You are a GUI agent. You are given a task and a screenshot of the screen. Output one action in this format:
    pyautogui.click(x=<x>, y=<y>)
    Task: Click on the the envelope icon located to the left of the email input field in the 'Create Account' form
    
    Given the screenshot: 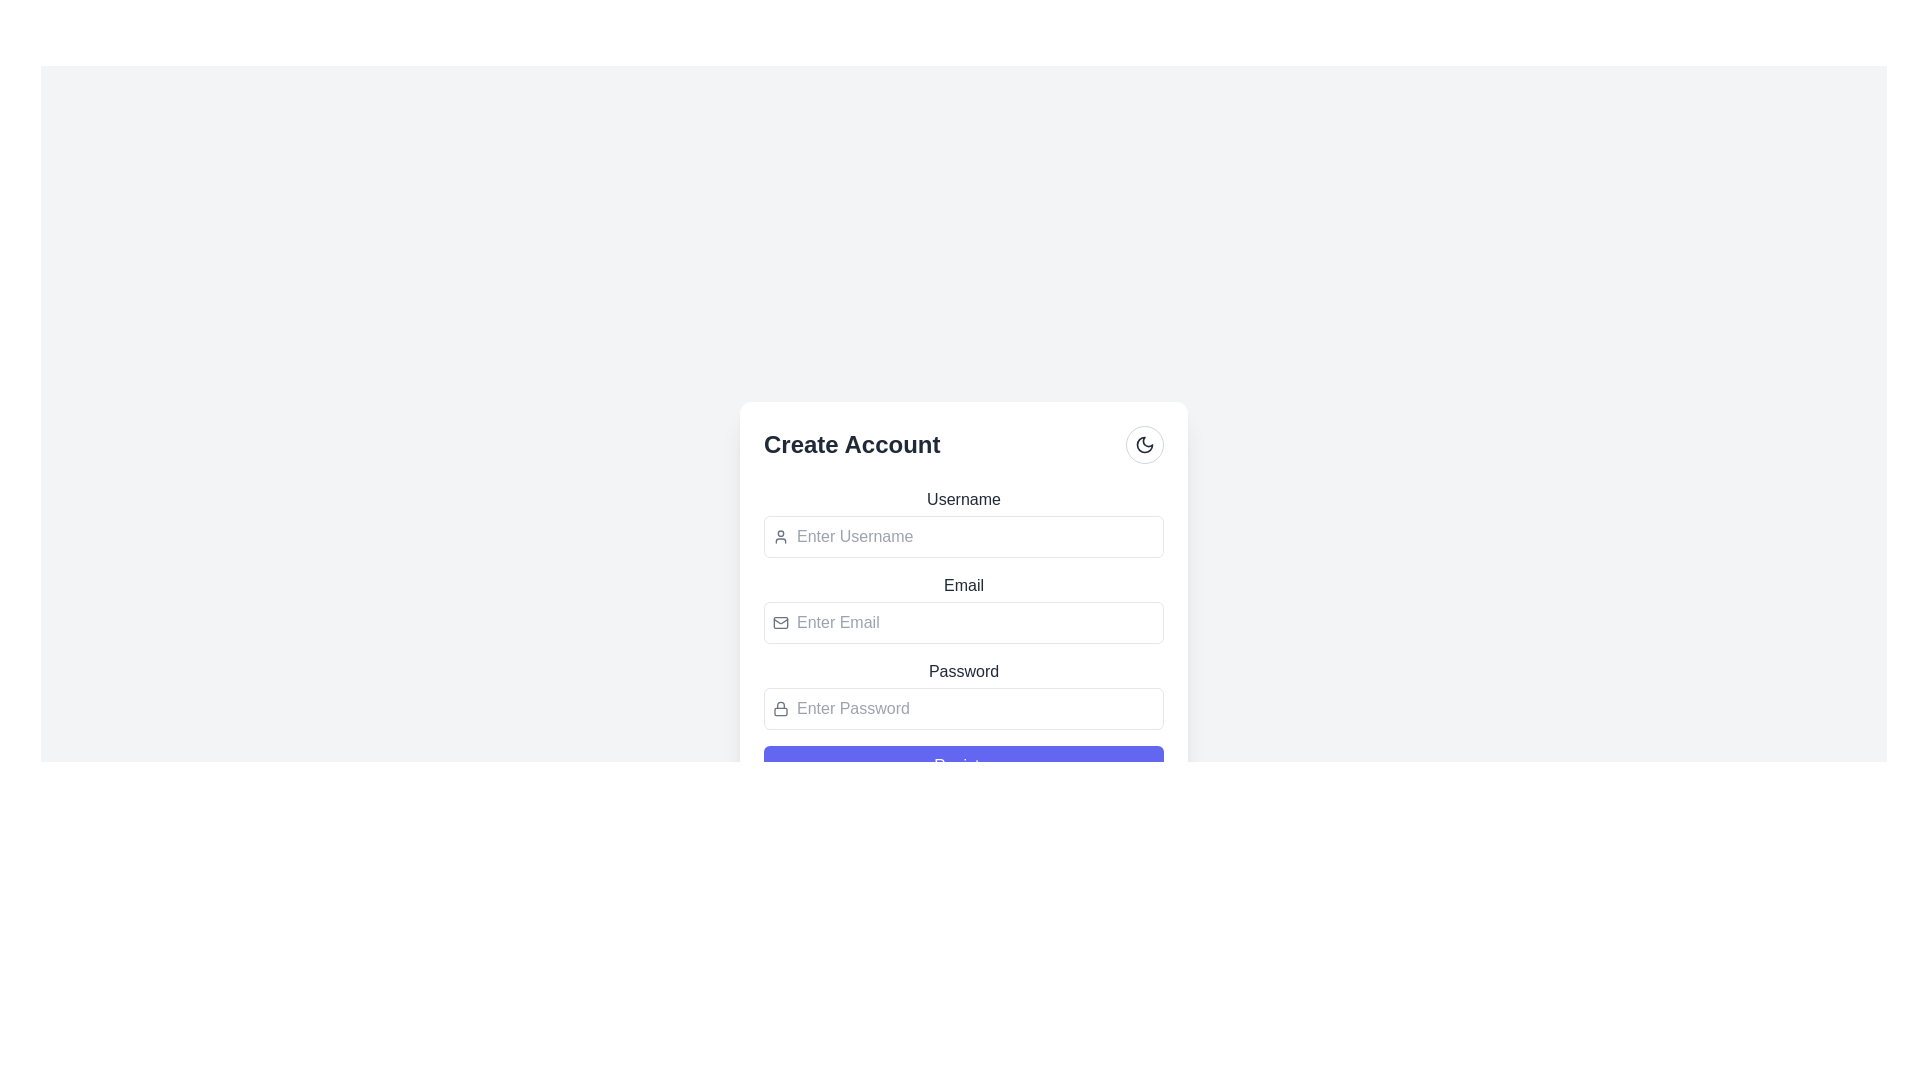 What is the action you would take?
    pyautogui.click(x=780, y=622)
    